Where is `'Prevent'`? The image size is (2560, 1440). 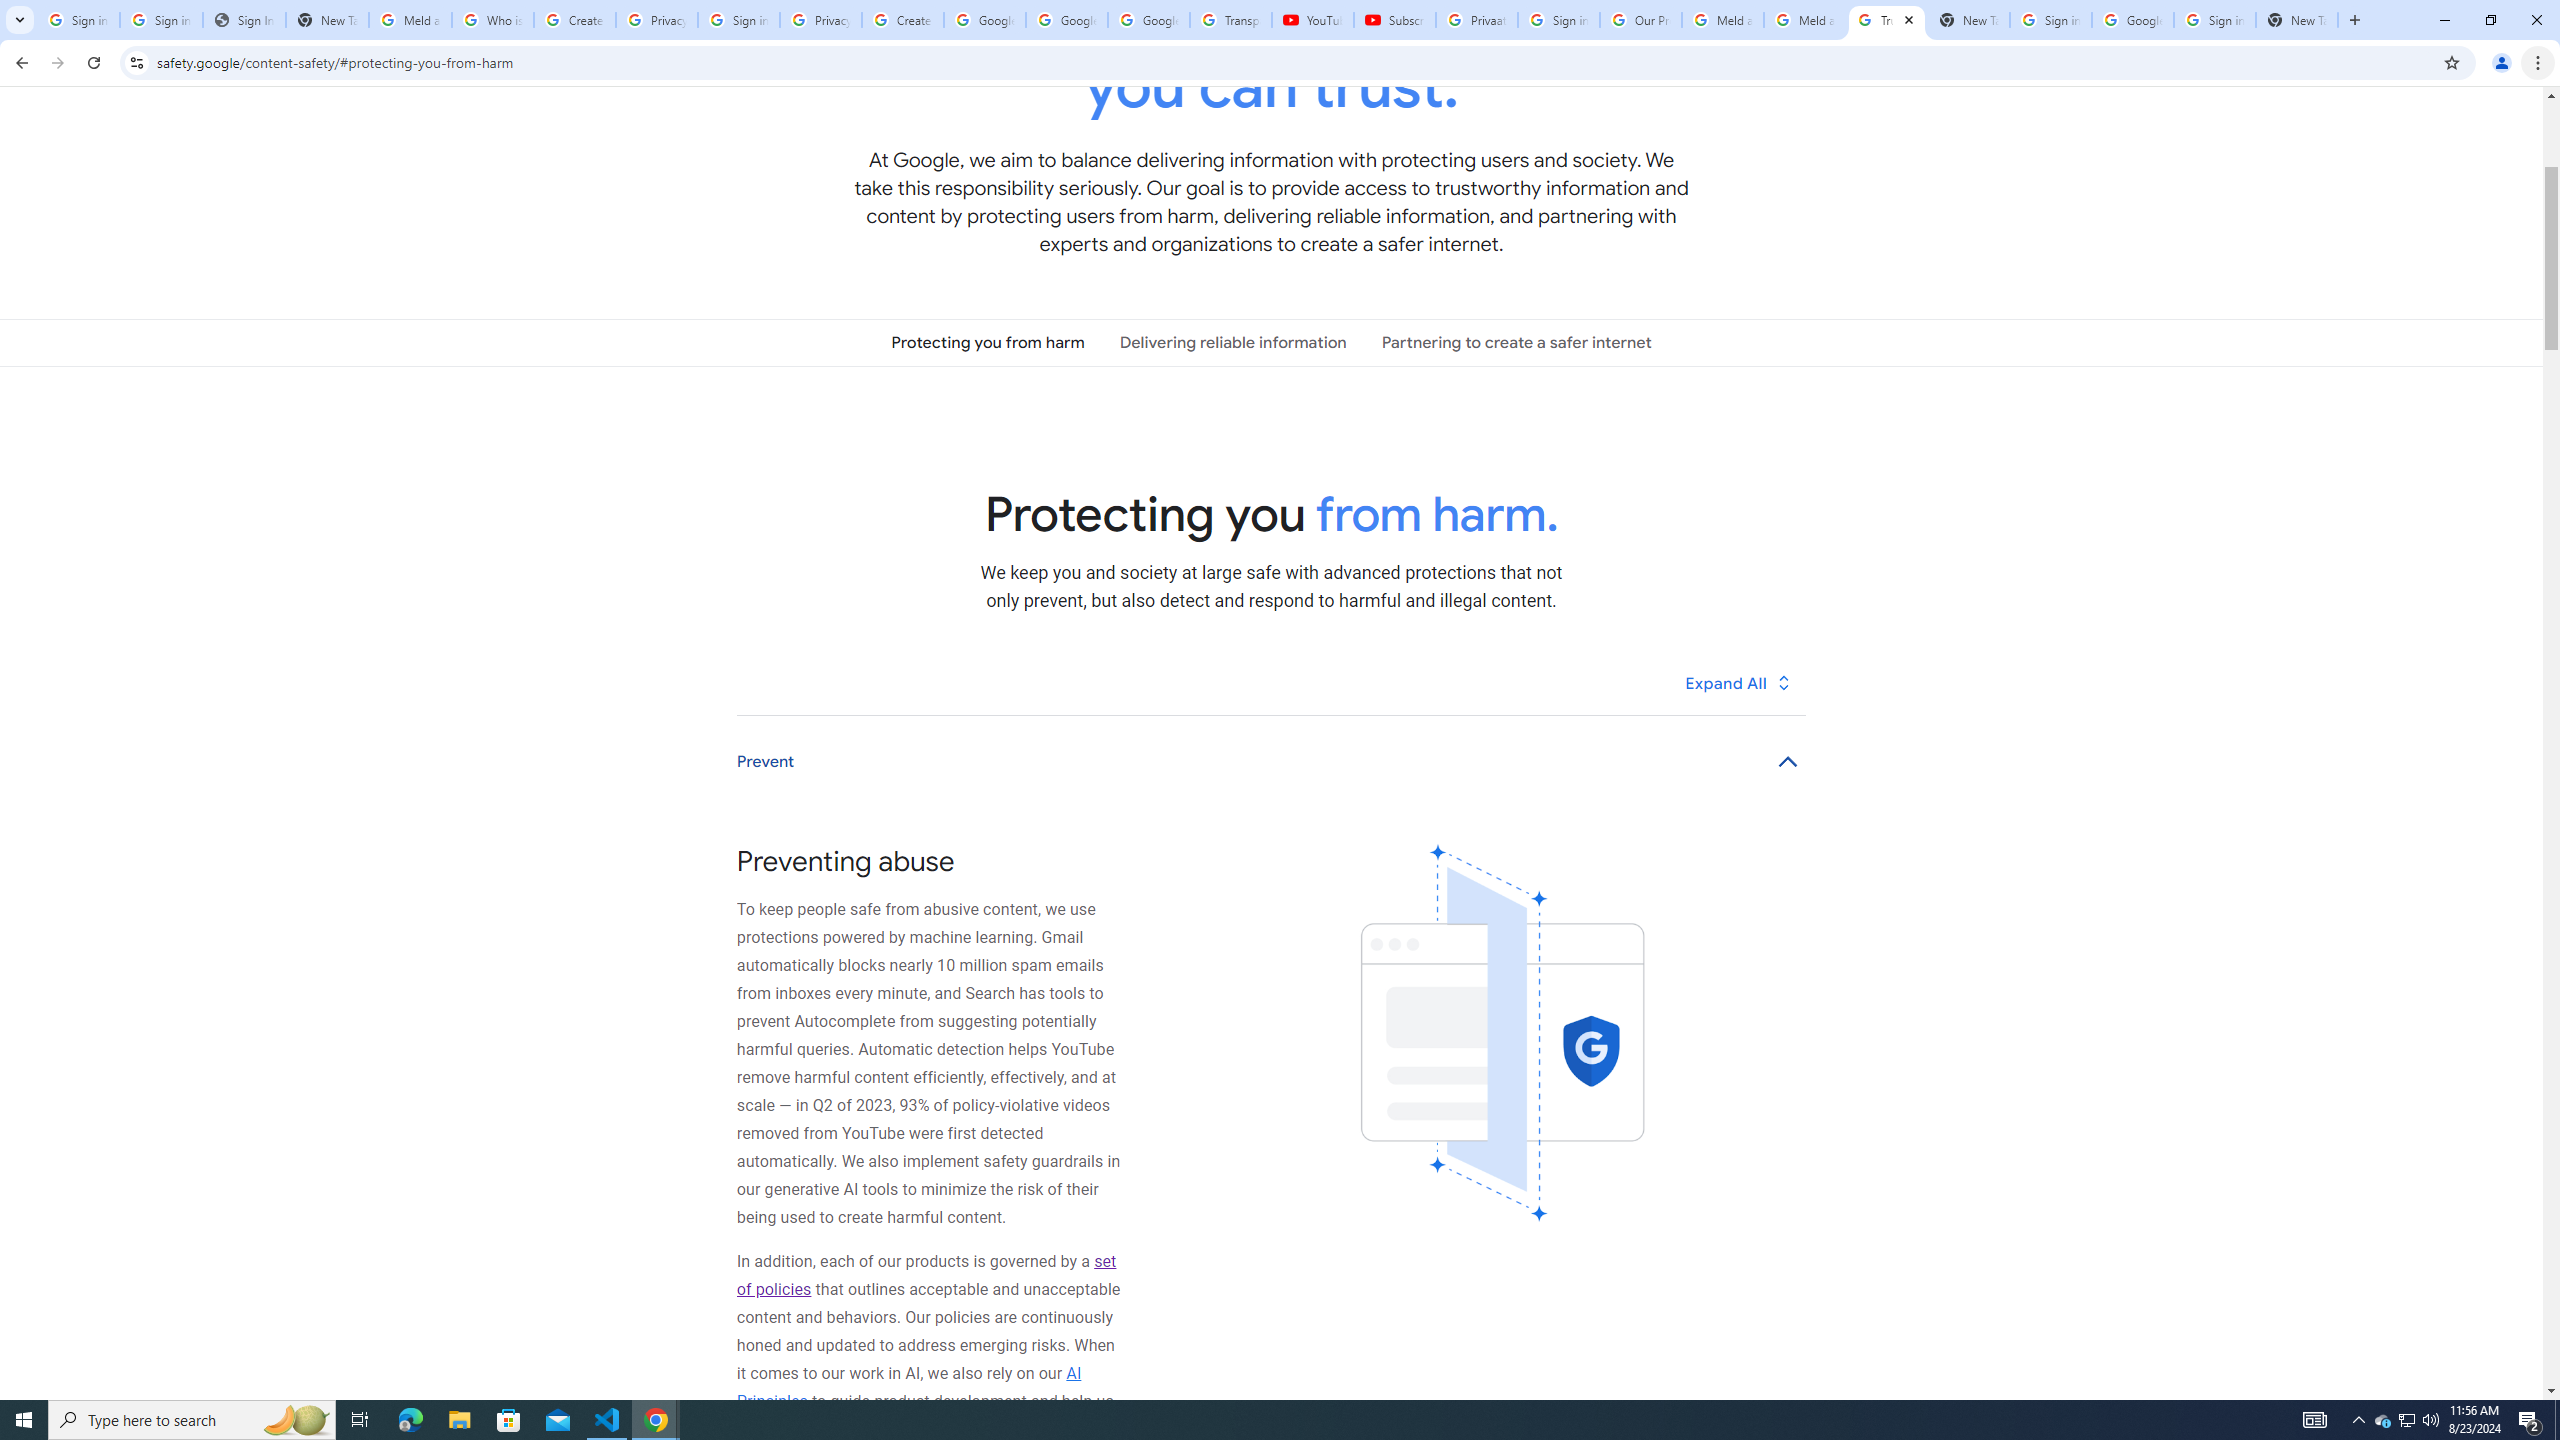
'Prevent' is located at coordinates (1271, 761).